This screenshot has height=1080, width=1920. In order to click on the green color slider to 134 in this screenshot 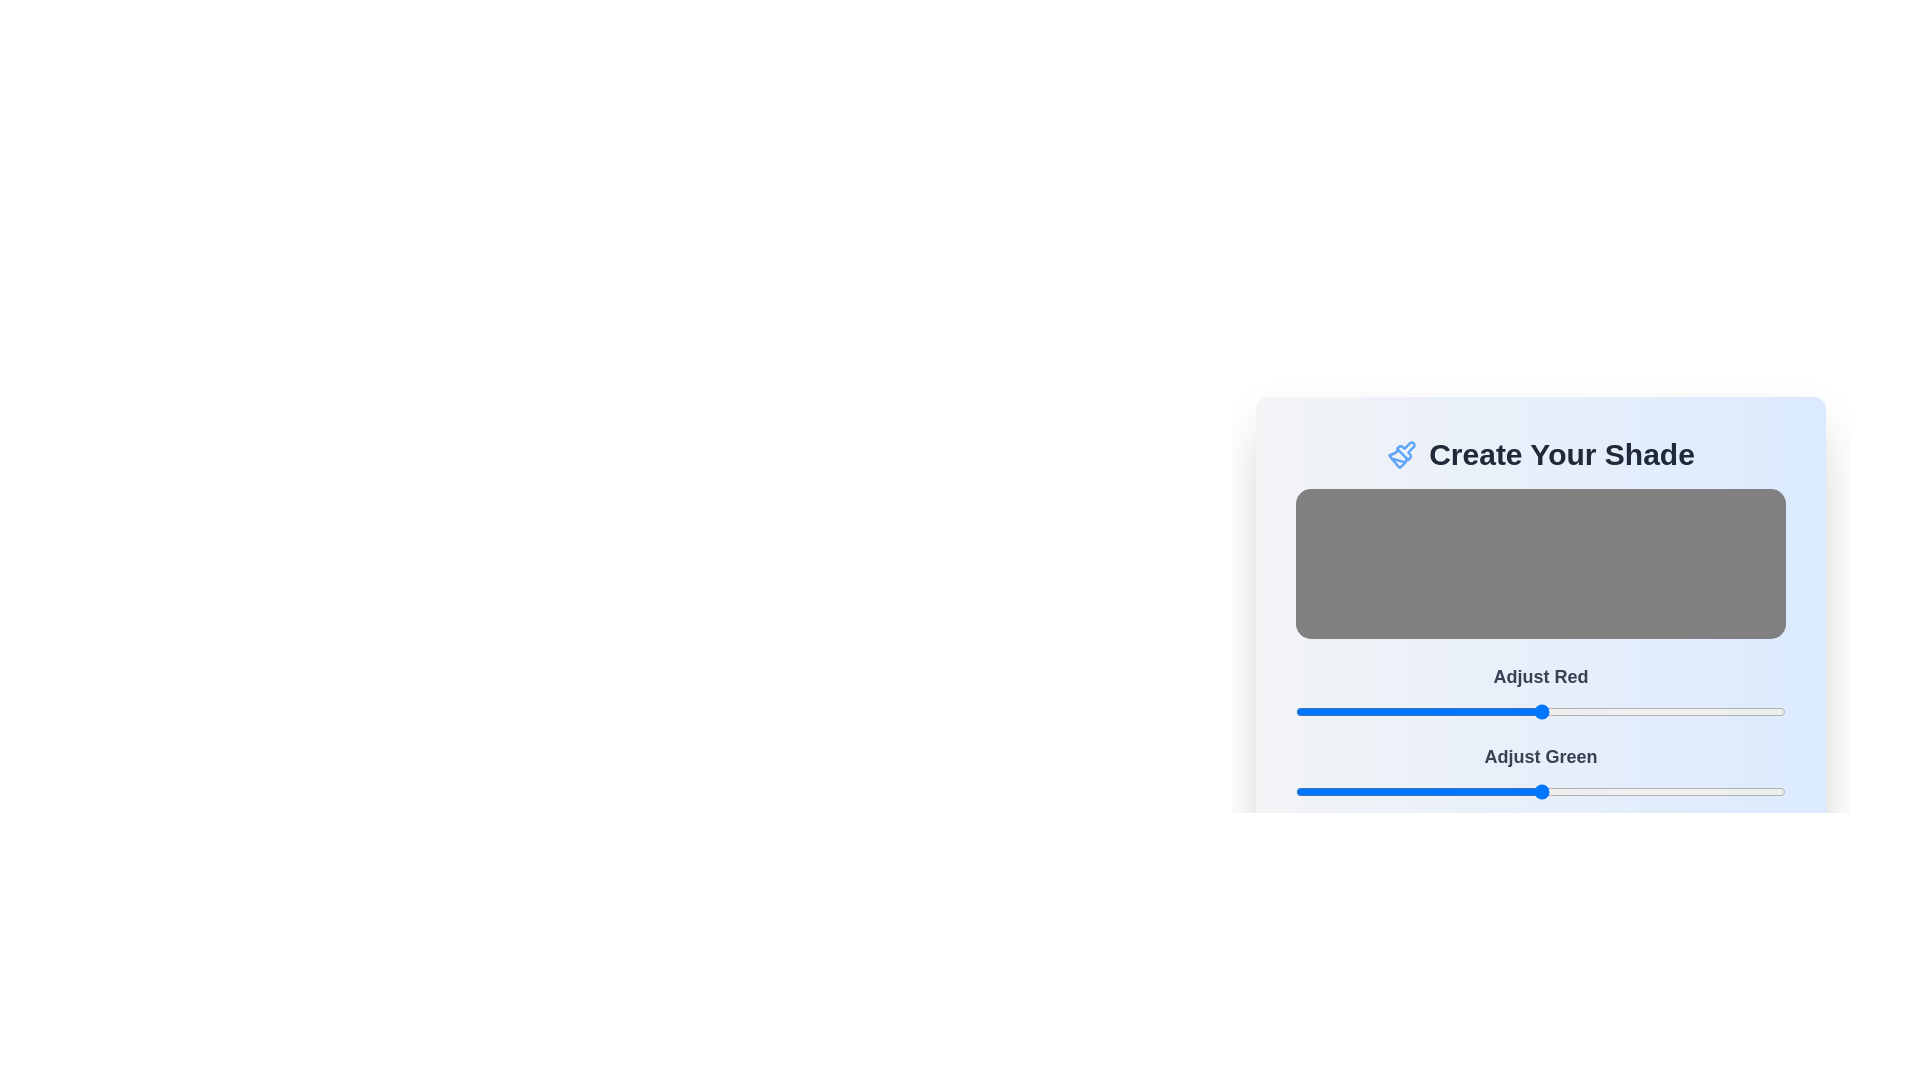, I will do `click(1552, 790)`.